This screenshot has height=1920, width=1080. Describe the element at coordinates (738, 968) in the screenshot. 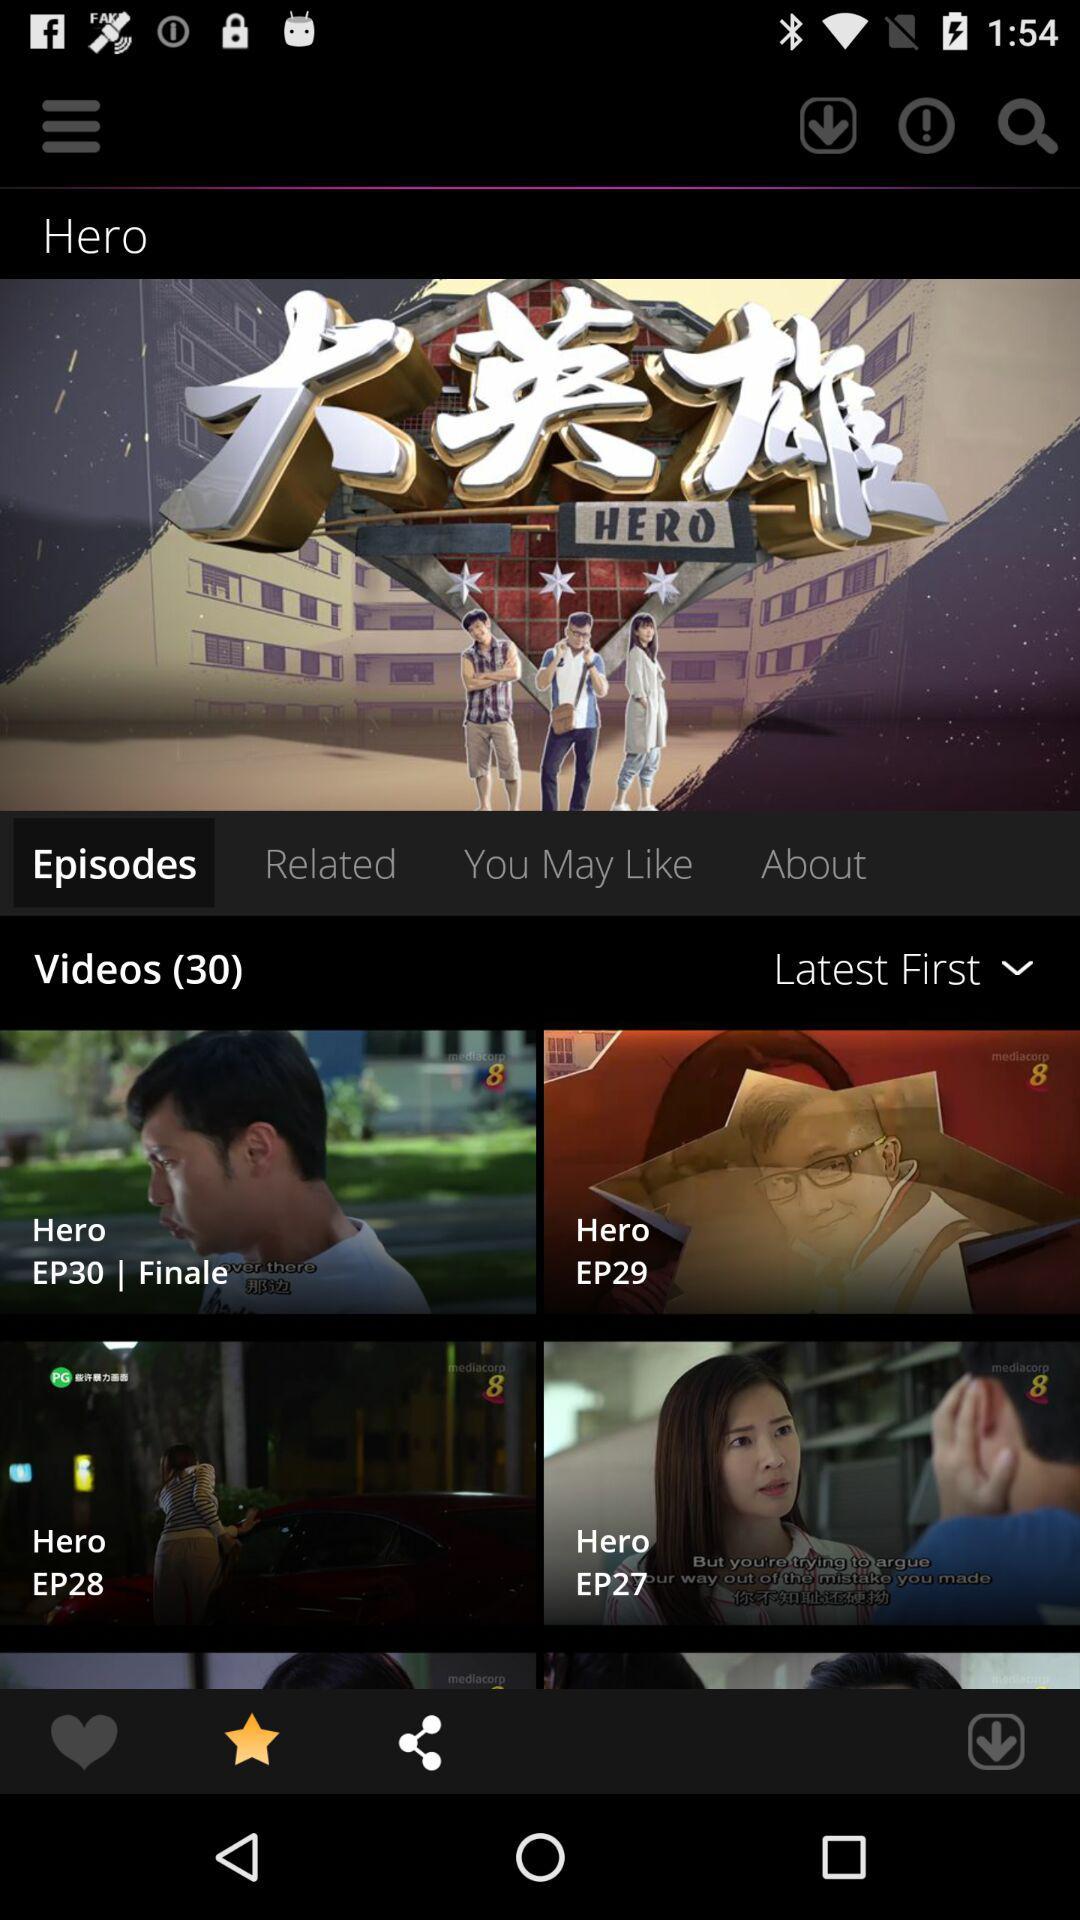

I see `the item to the right of related` at that location.